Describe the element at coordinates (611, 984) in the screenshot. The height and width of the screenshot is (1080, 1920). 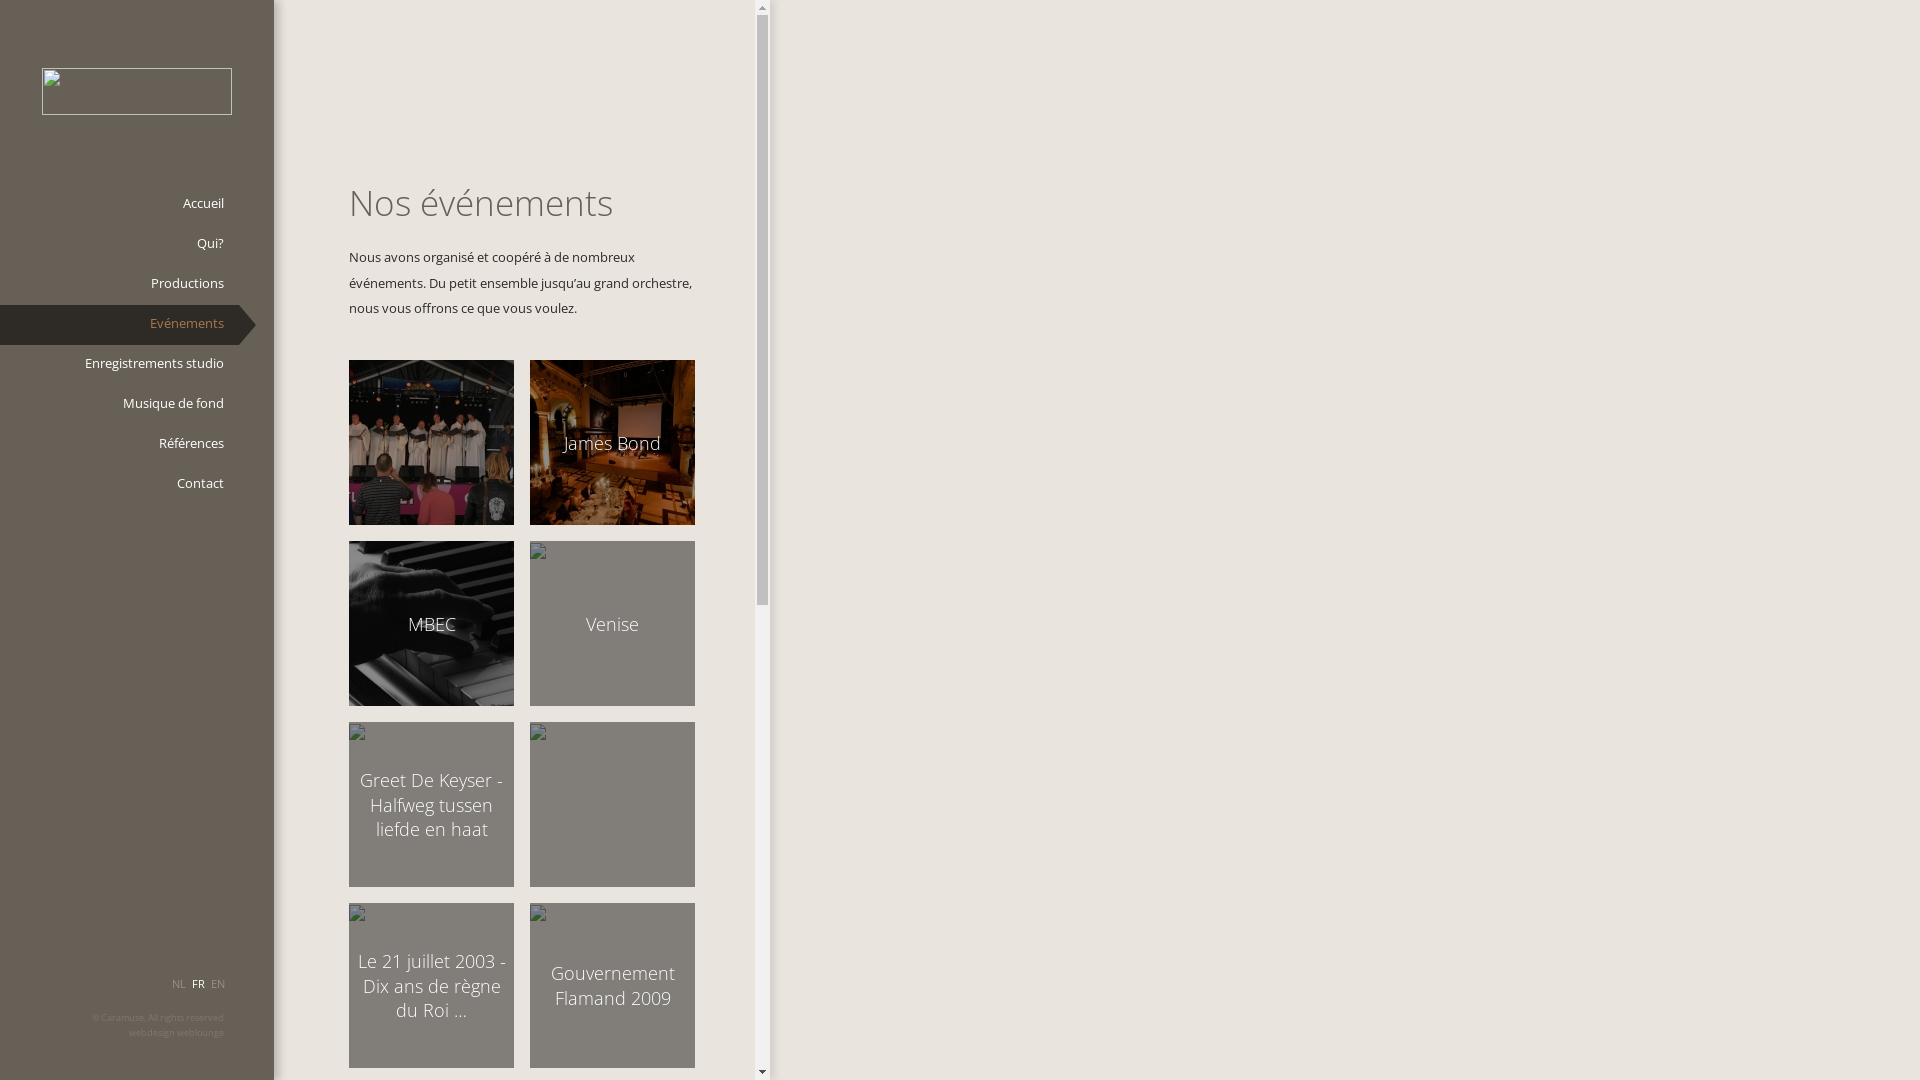
I see `'Gouvernement Flamand 2009'` at that location.